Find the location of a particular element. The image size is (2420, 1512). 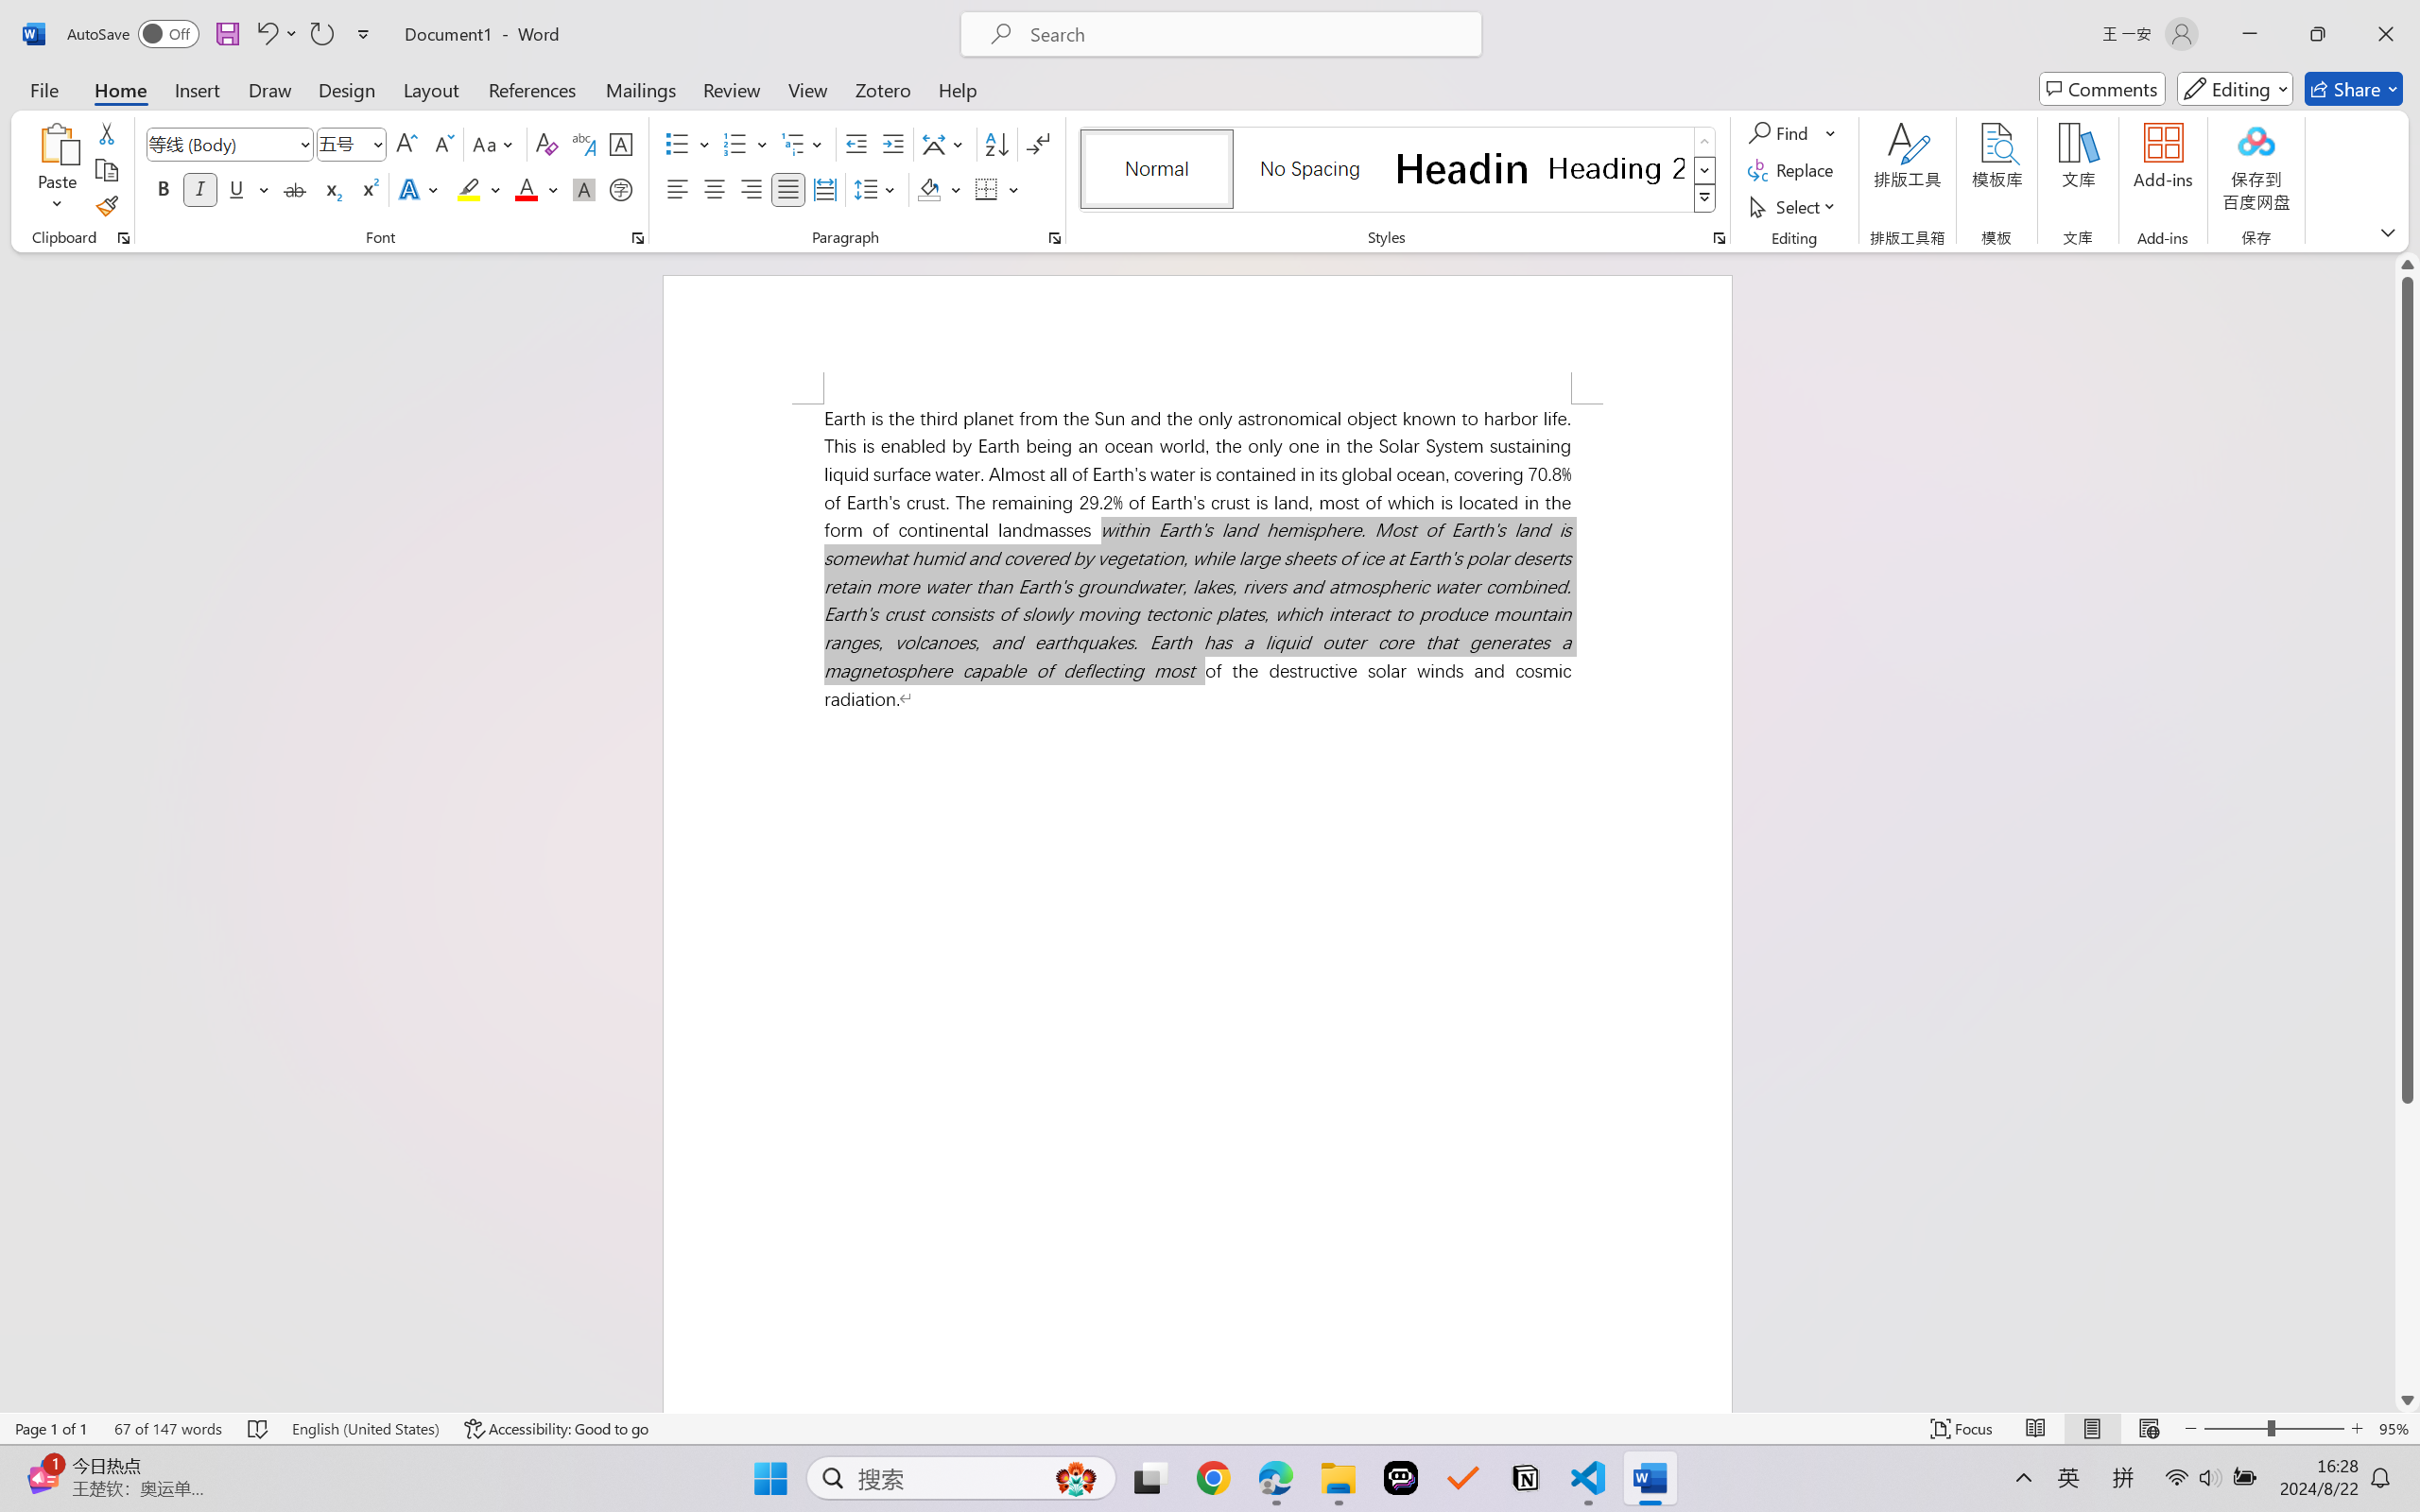

'Character Shading' is located at coordinates (581, 188).